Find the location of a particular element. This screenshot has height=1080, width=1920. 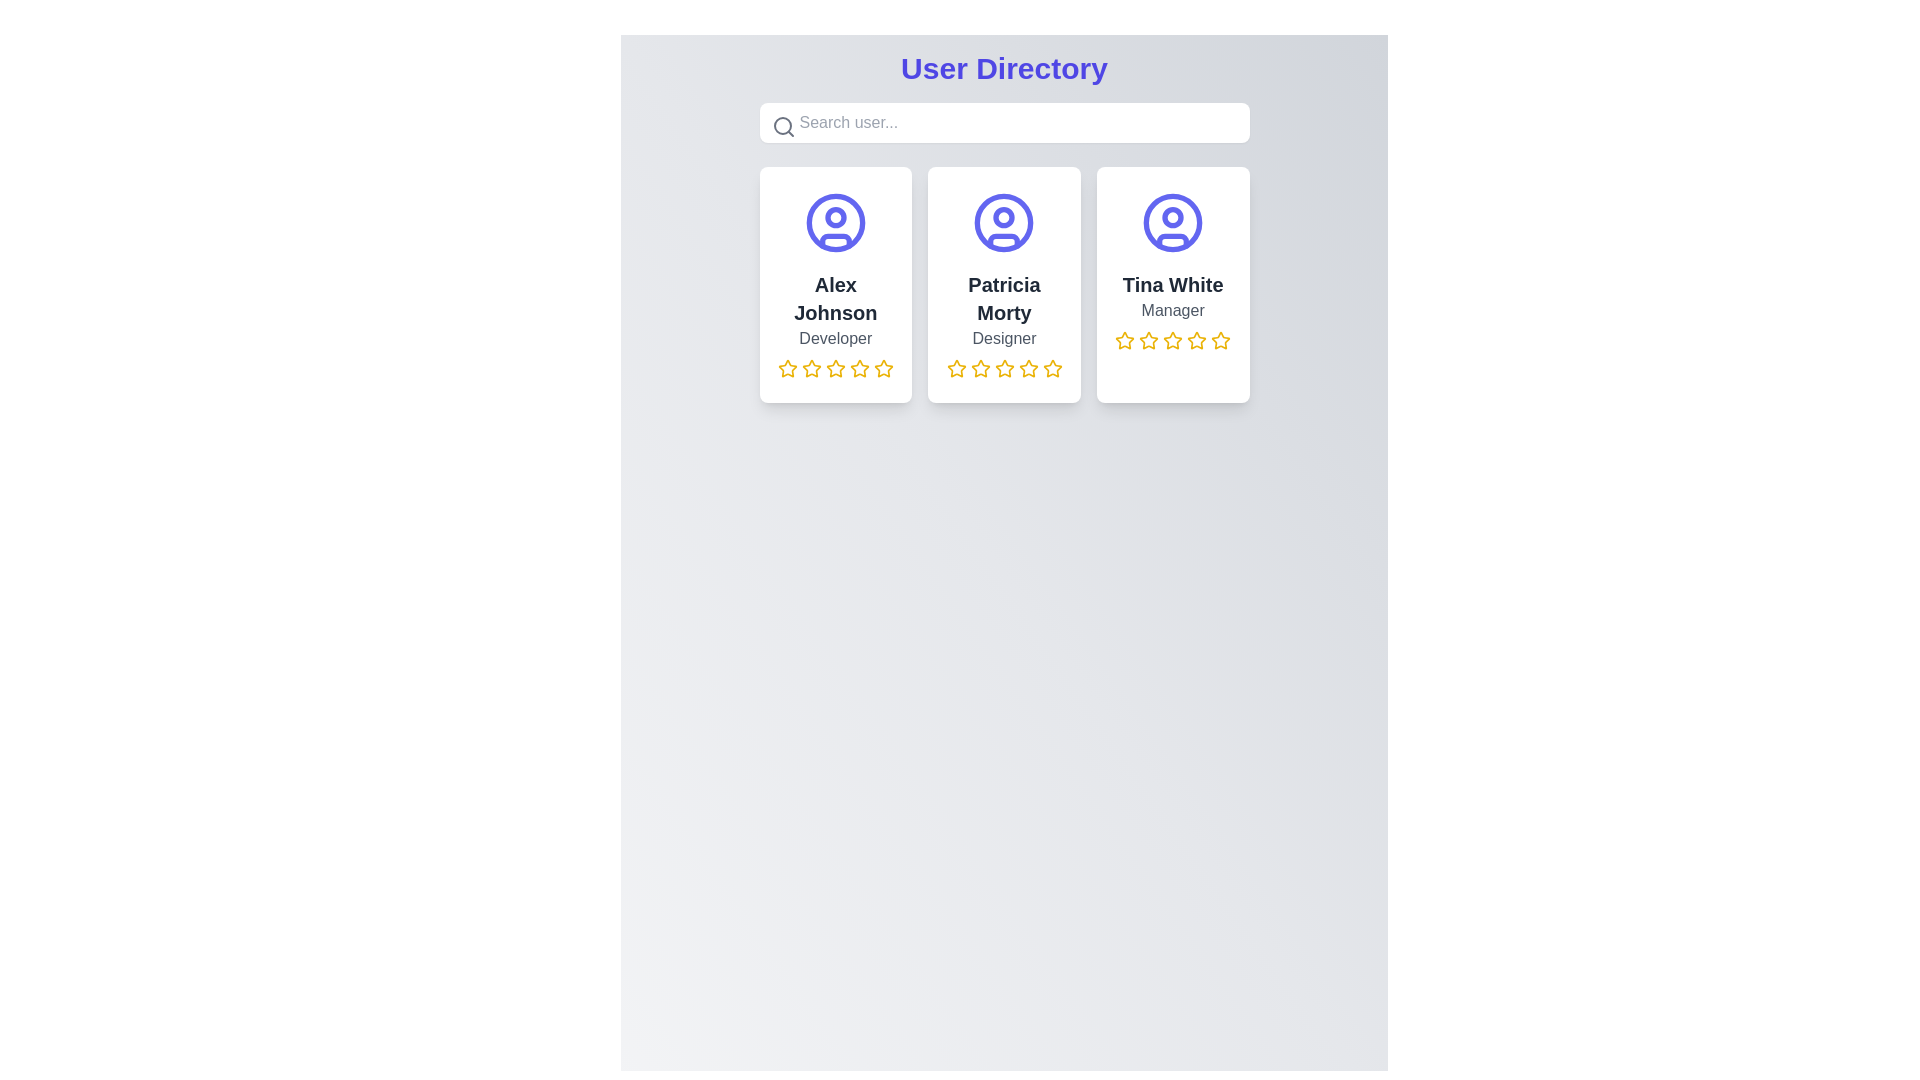

the third yellow outlined star icon in the rating system displayed under the user 'Alex Johnson' is located at coordinates (835, 369).